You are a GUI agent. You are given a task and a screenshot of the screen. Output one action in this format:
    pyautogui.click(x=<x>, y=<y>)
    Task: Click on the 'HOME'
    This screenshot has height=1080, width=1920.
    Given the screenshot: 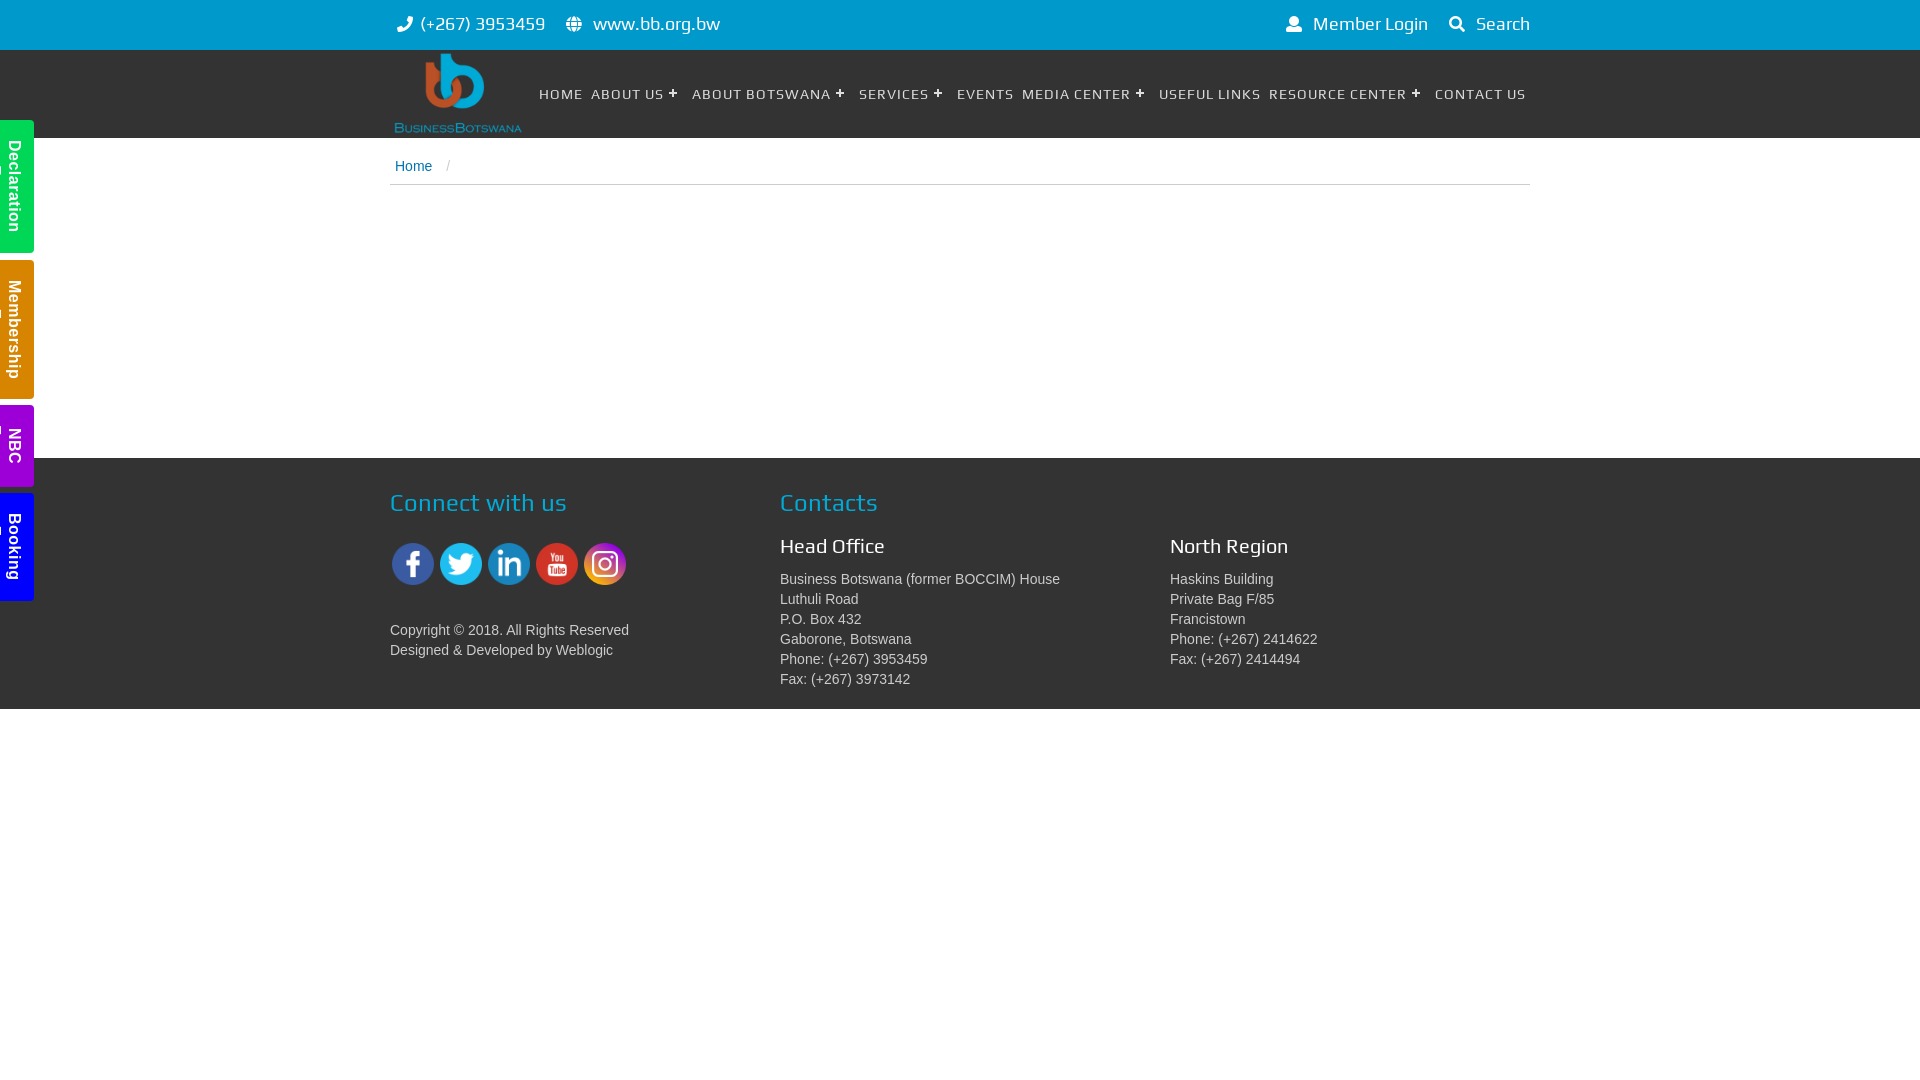 What is the action you would take?
    pyautogui.click(x=560, y=93)
    